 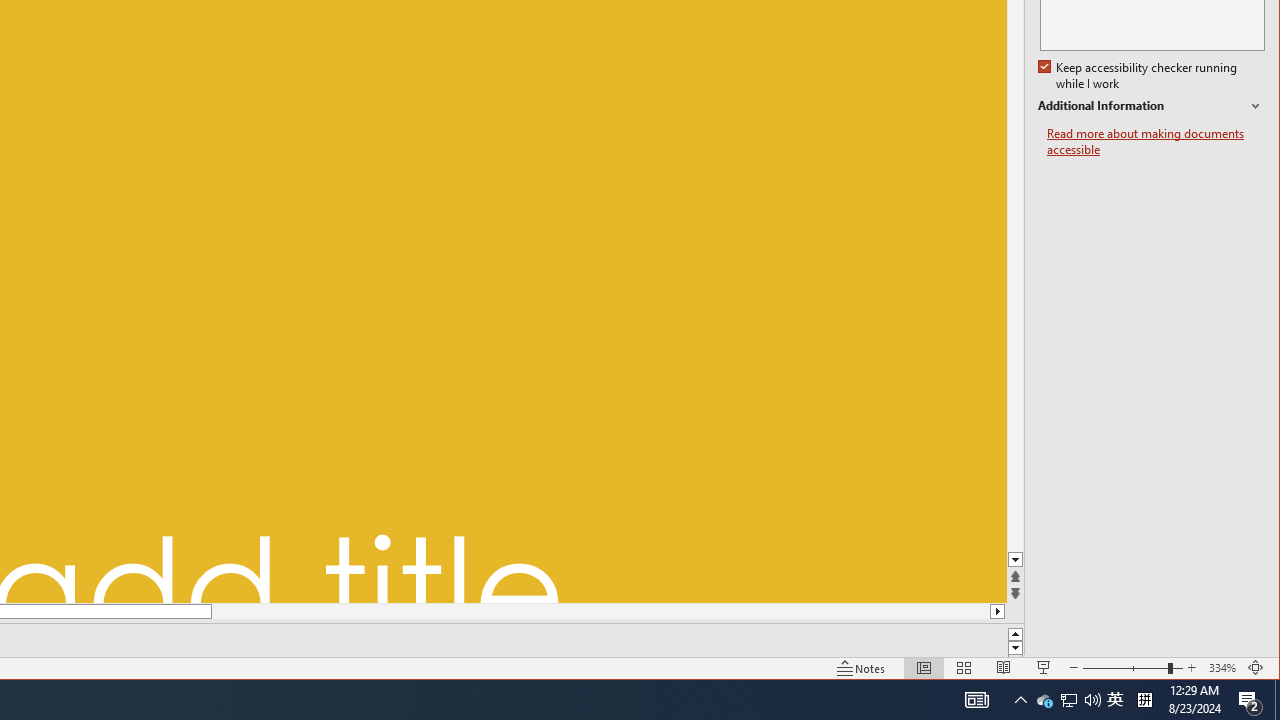 I want to click on 'Zoom', so click(x=1092, y=698).